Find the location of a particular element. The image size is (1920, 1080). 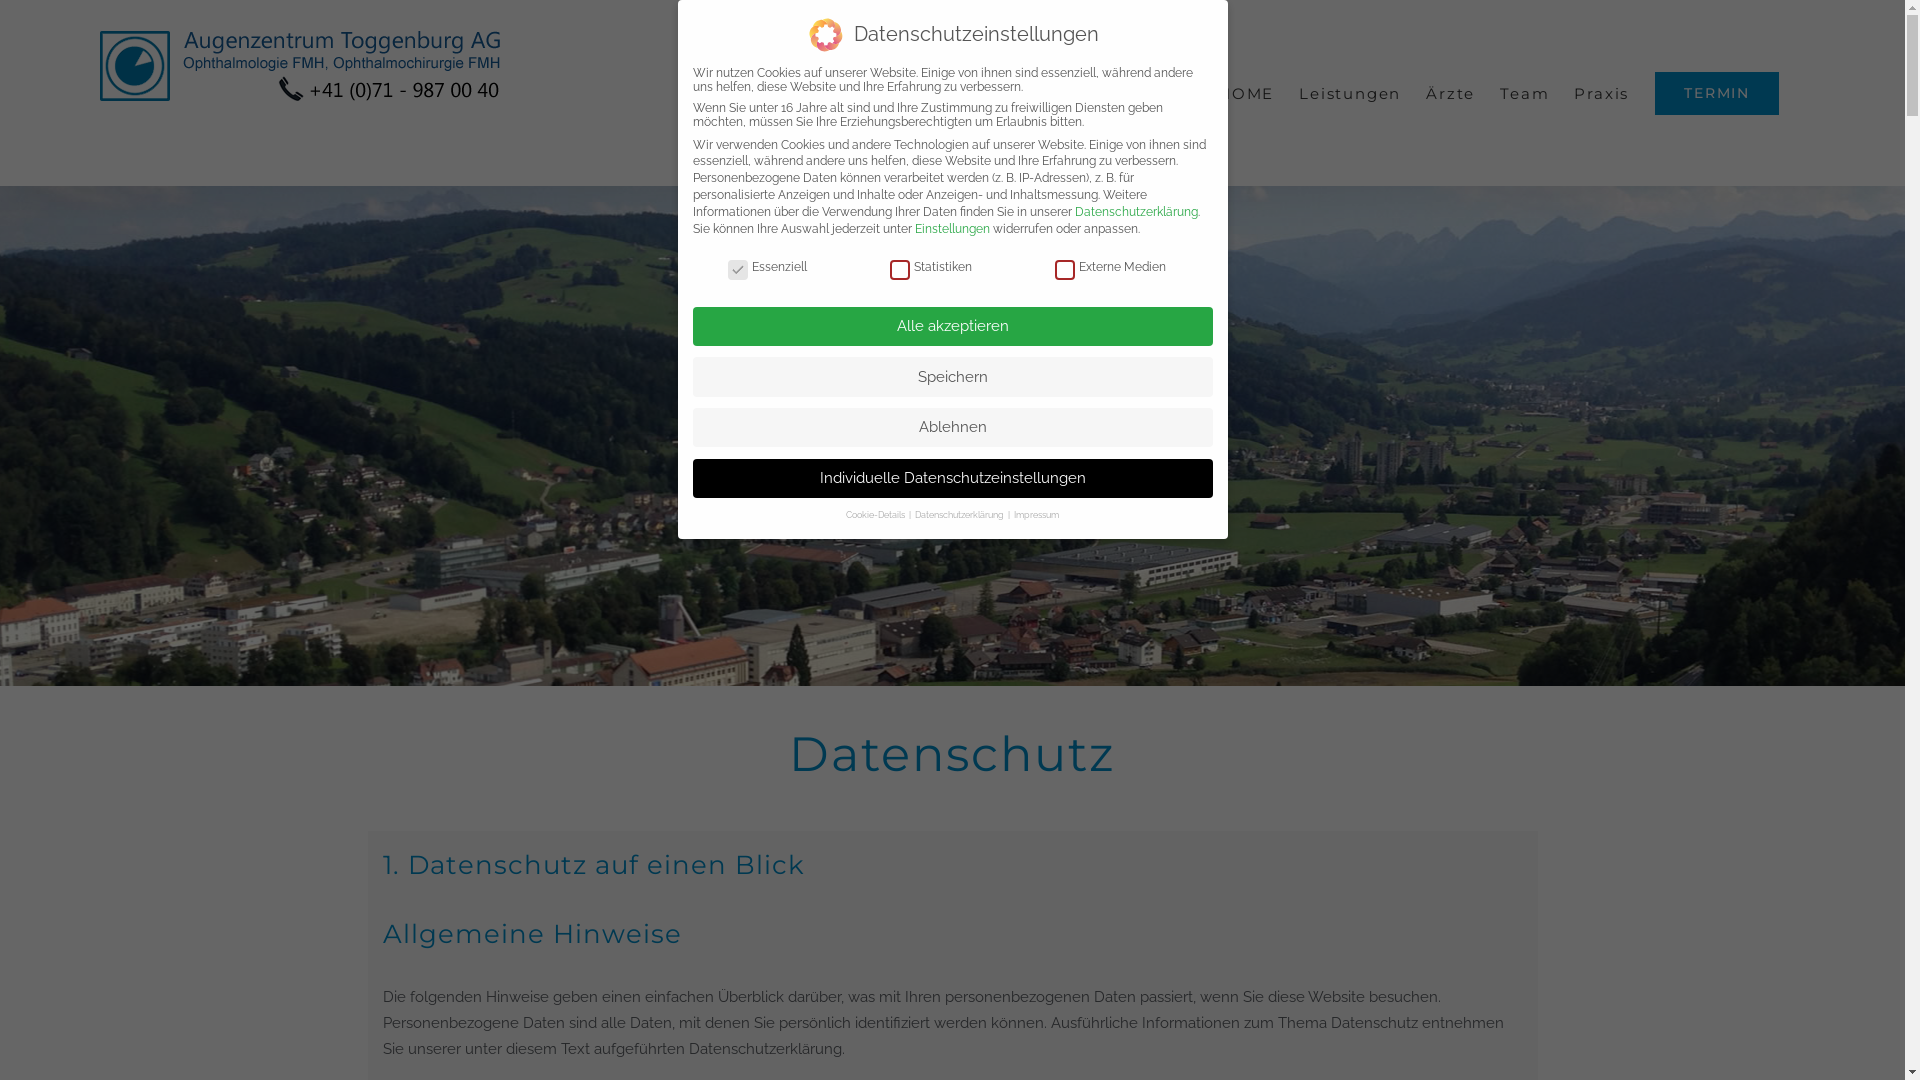

'TERMIN' is located at coordinates (1716, 92).